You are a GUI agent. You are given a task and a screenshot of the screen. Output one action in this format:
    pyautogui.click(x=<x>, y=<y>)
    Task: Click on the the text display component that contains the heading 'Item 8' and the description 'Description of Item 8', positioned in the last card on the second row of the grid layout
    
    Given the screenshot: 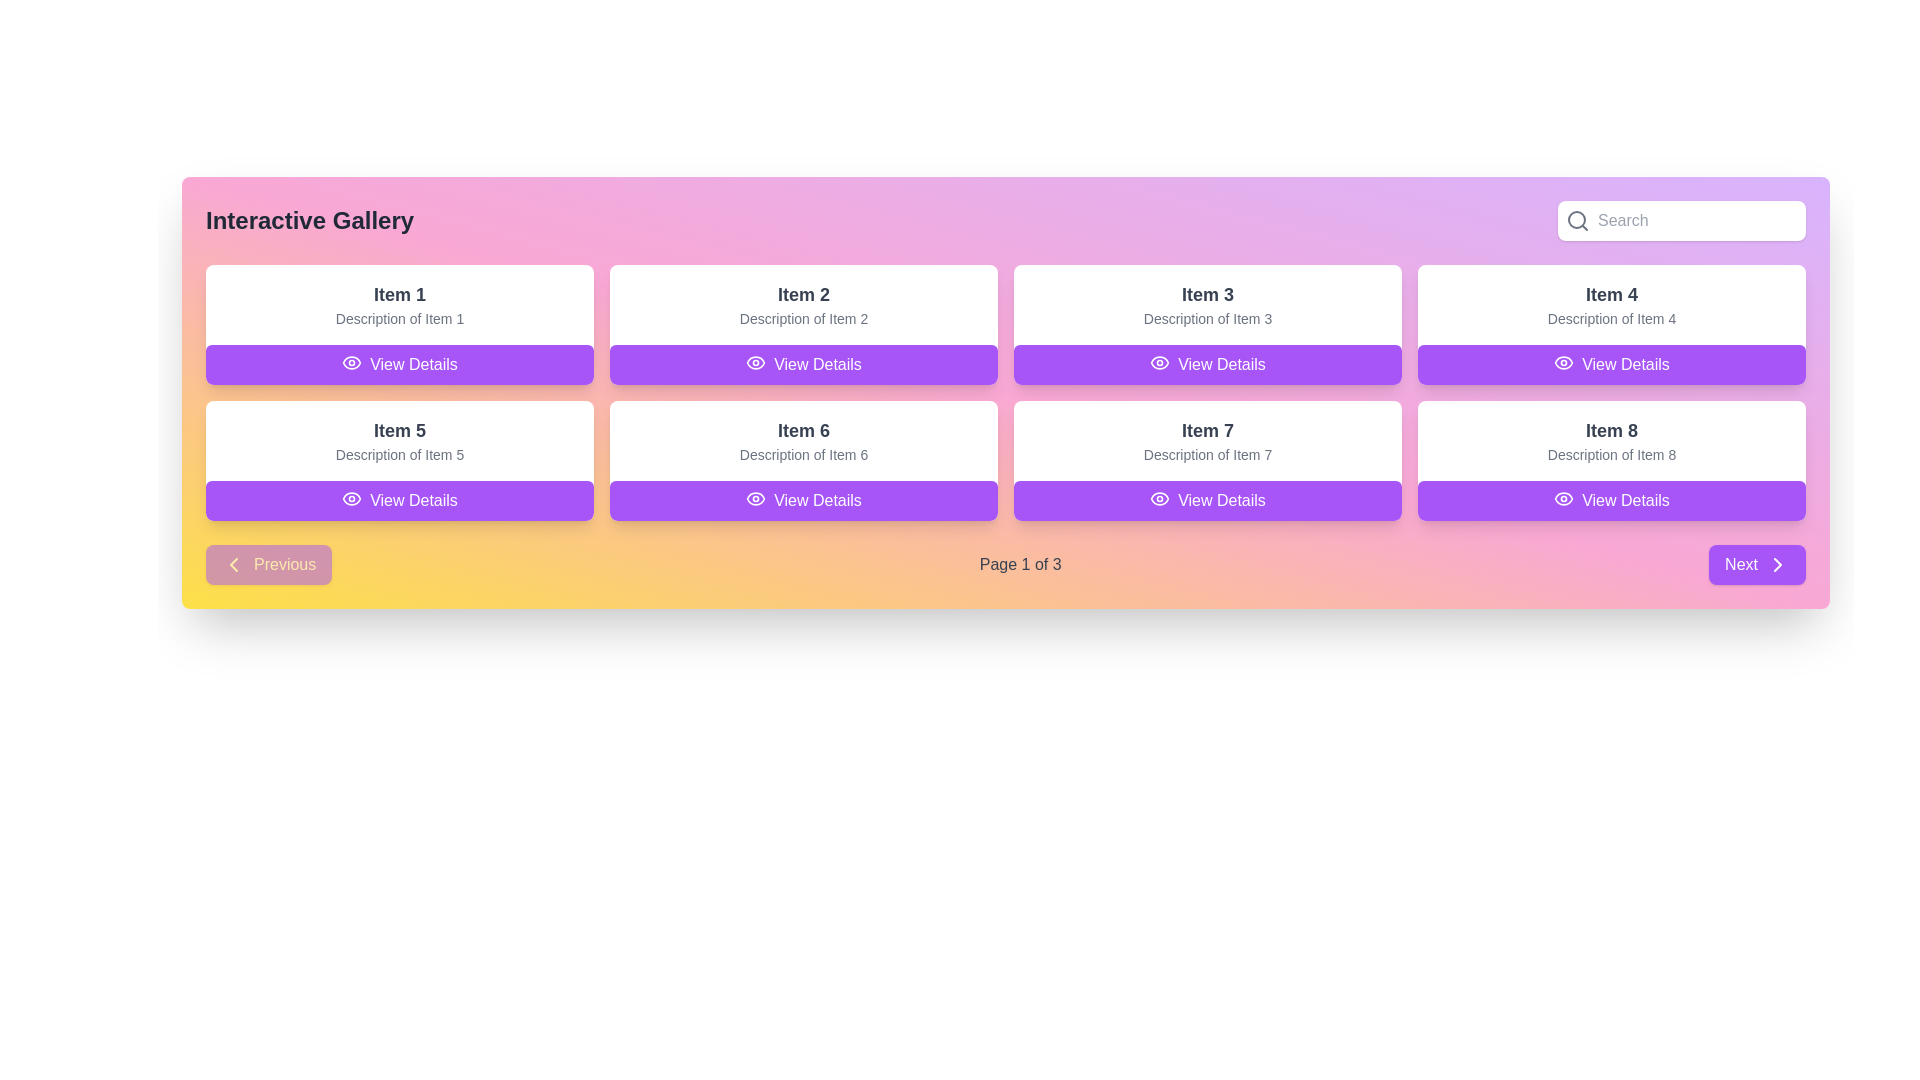 What is the action you would take?
    pyautogui.click(x=1612, y=439)
    